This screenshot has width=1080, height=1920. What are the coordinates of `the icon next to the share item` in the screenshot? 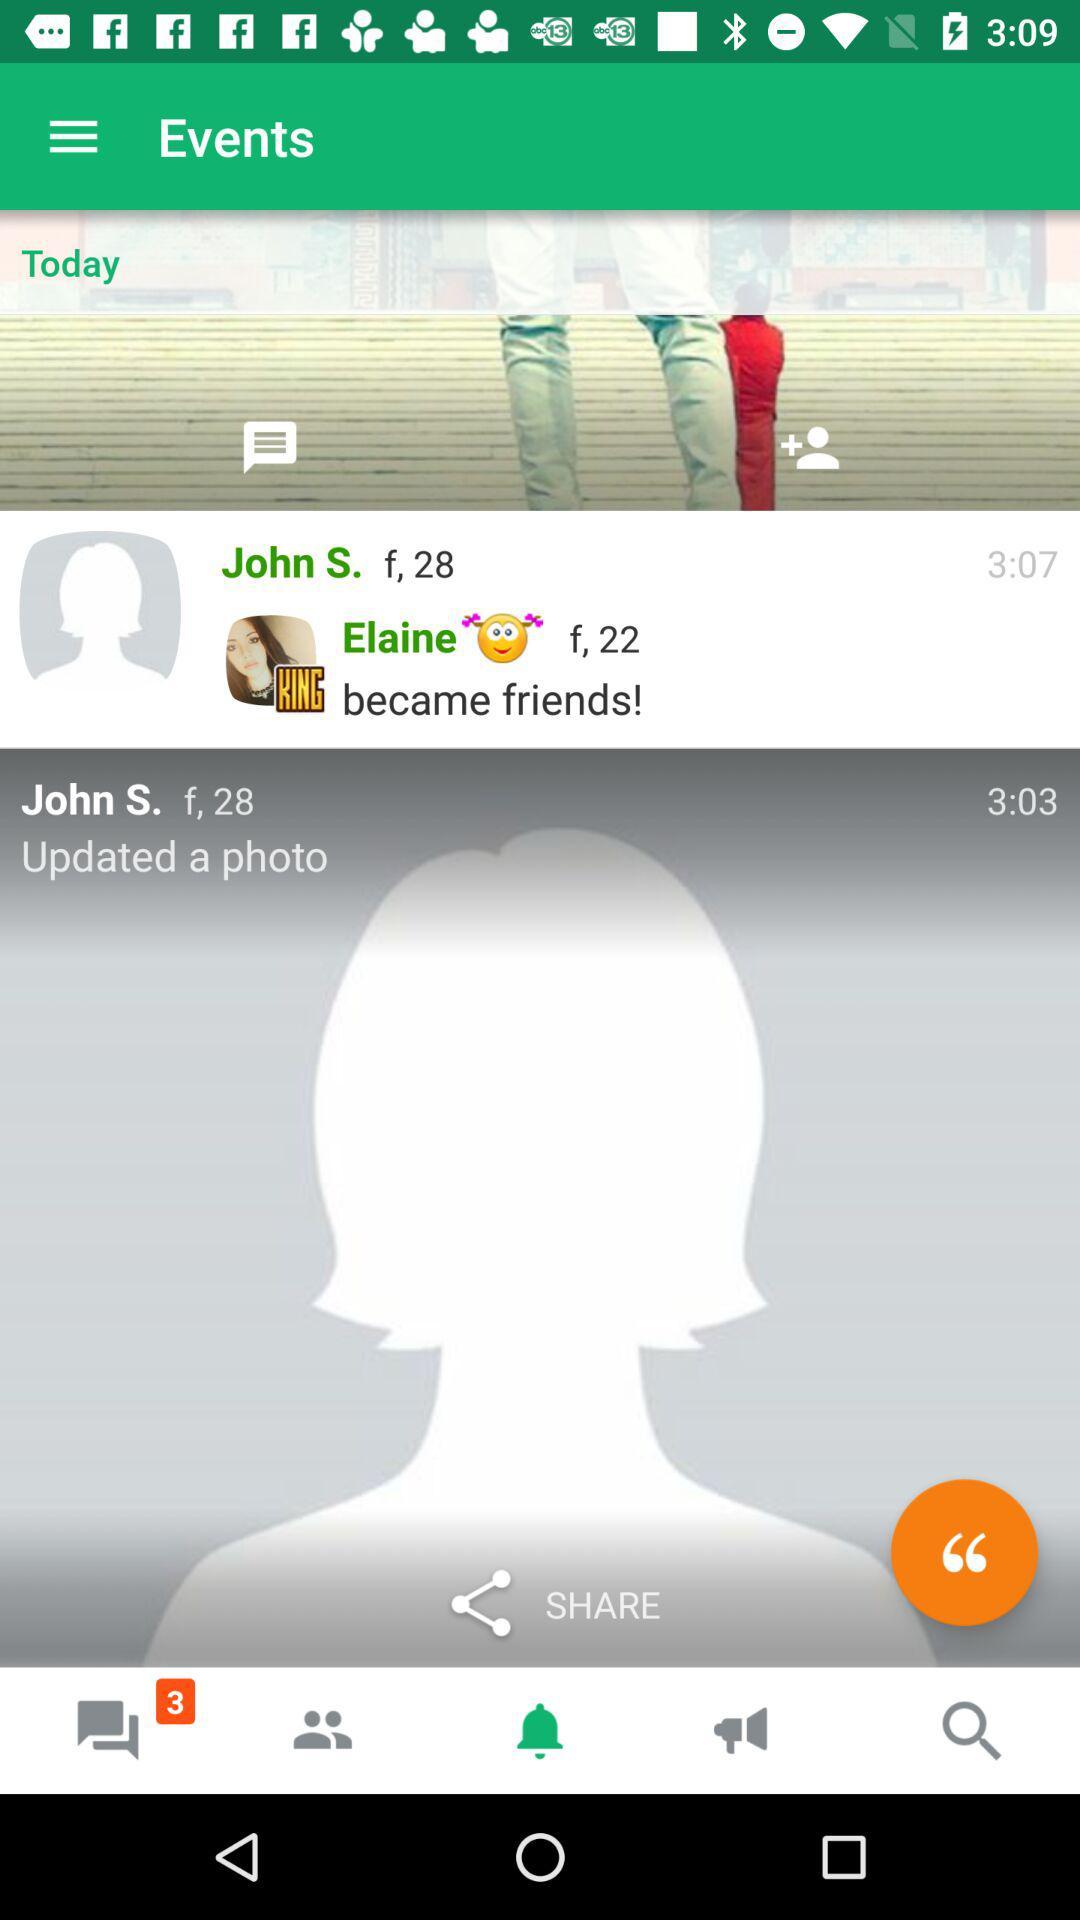 It's located at (963, 1551).